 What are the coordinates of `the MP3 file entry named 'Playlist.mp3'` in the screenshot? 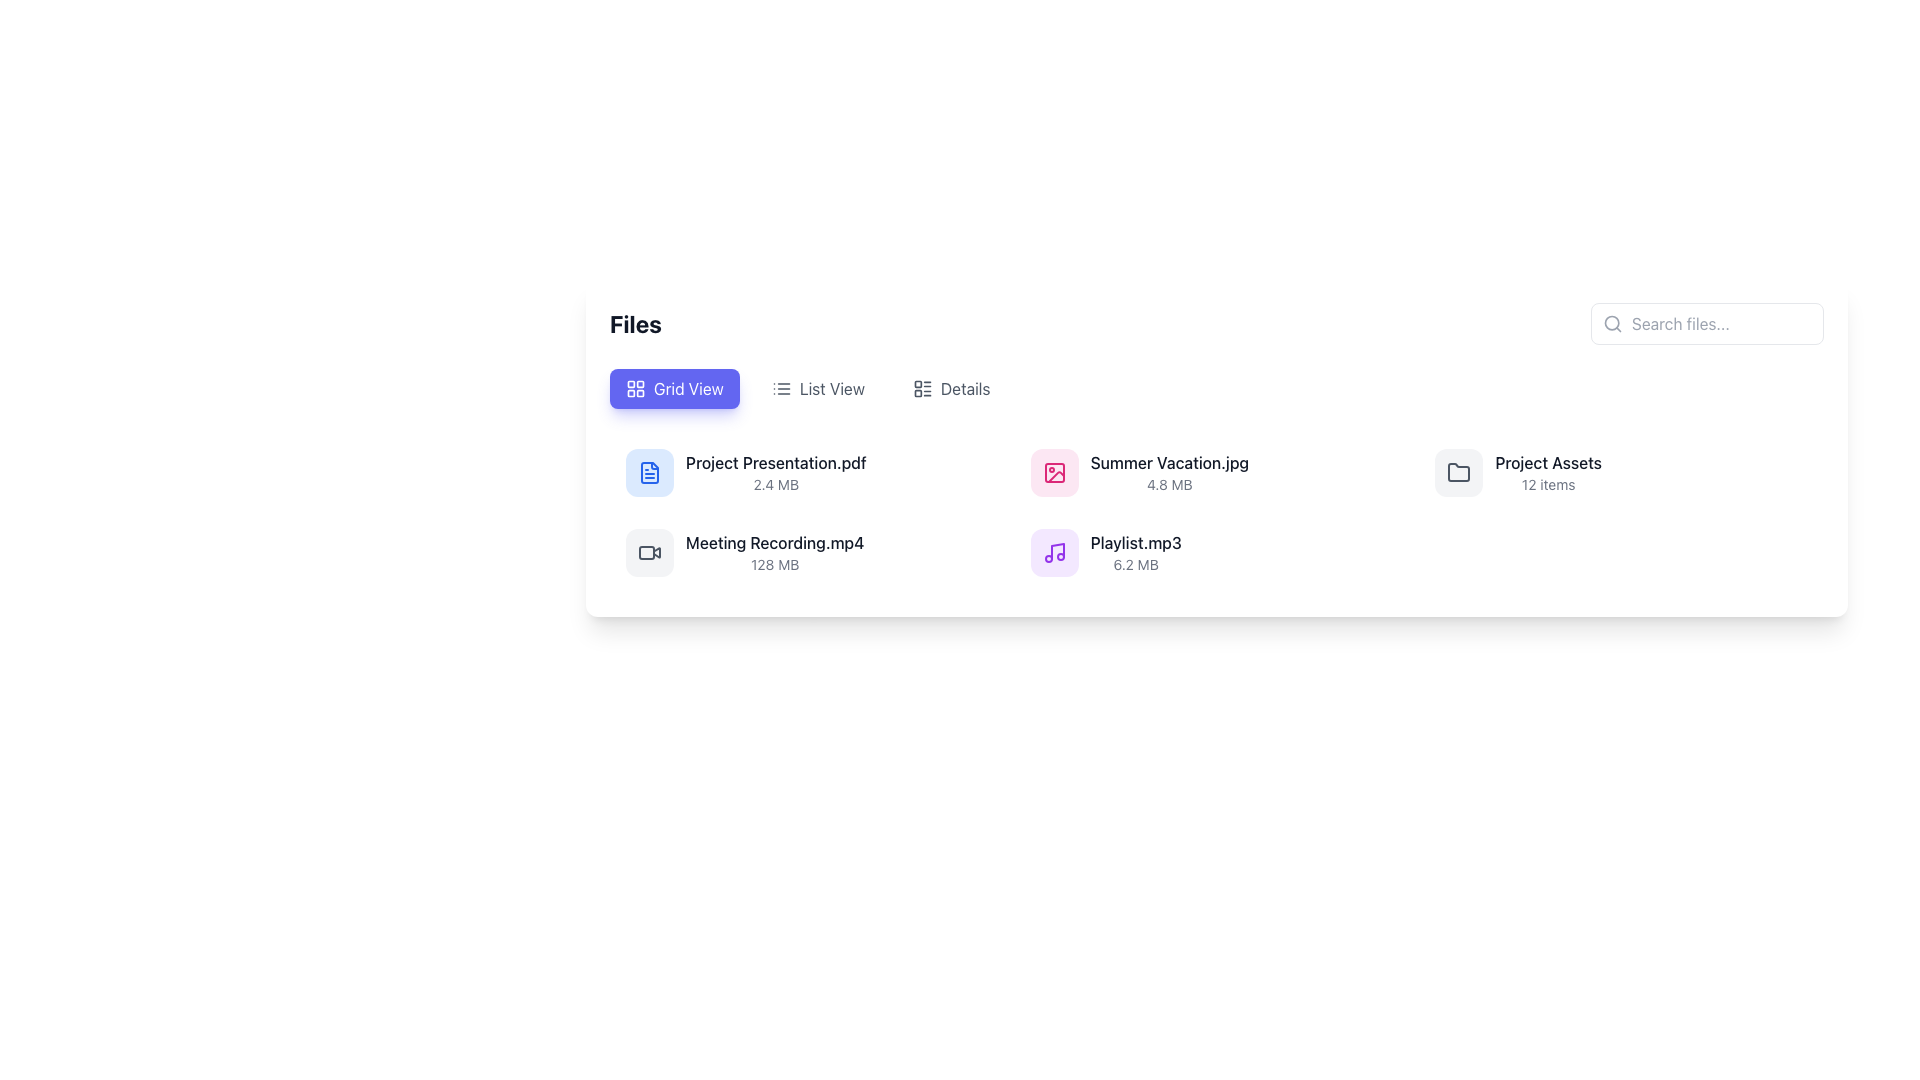 It's located at (1215, 552).